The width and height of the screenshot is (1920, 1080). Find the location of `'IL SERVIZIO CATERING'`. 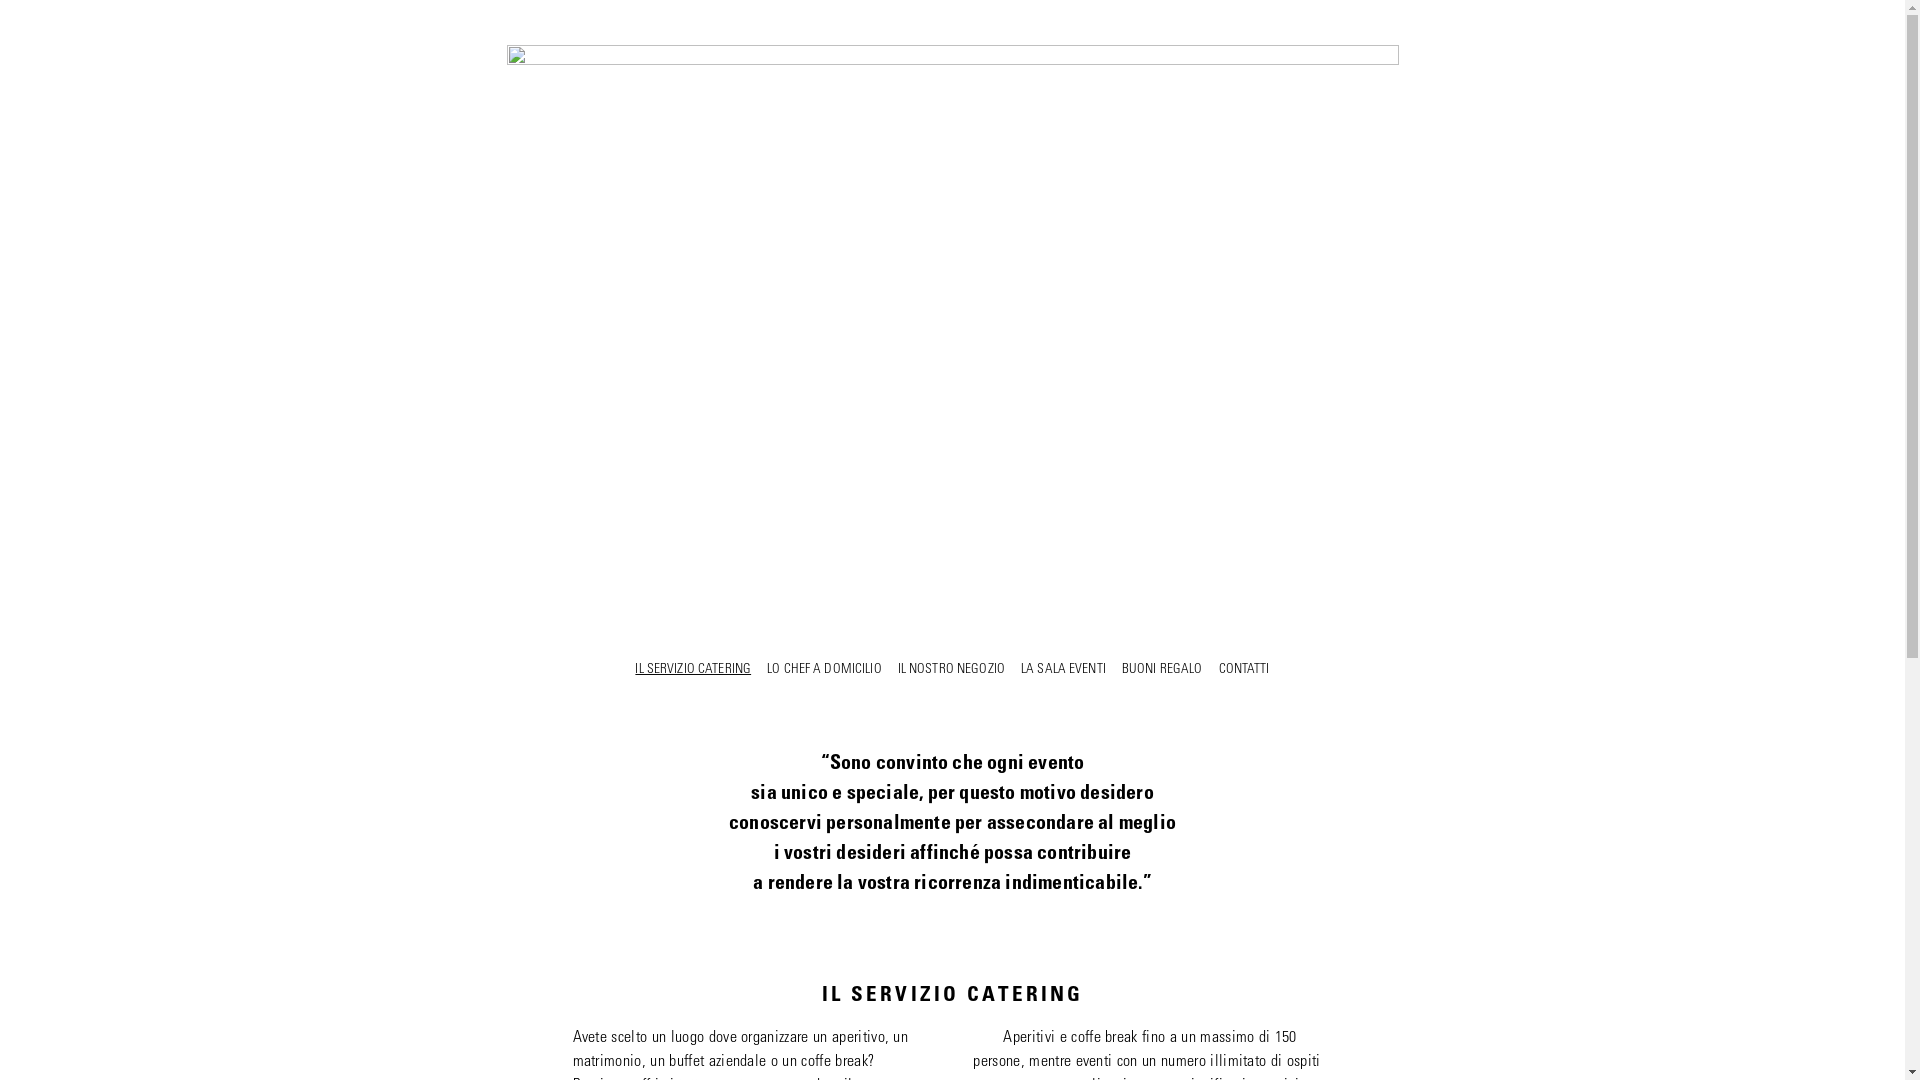

'IL SERVIZIO CATERING' is located at coordinates (692, 670).